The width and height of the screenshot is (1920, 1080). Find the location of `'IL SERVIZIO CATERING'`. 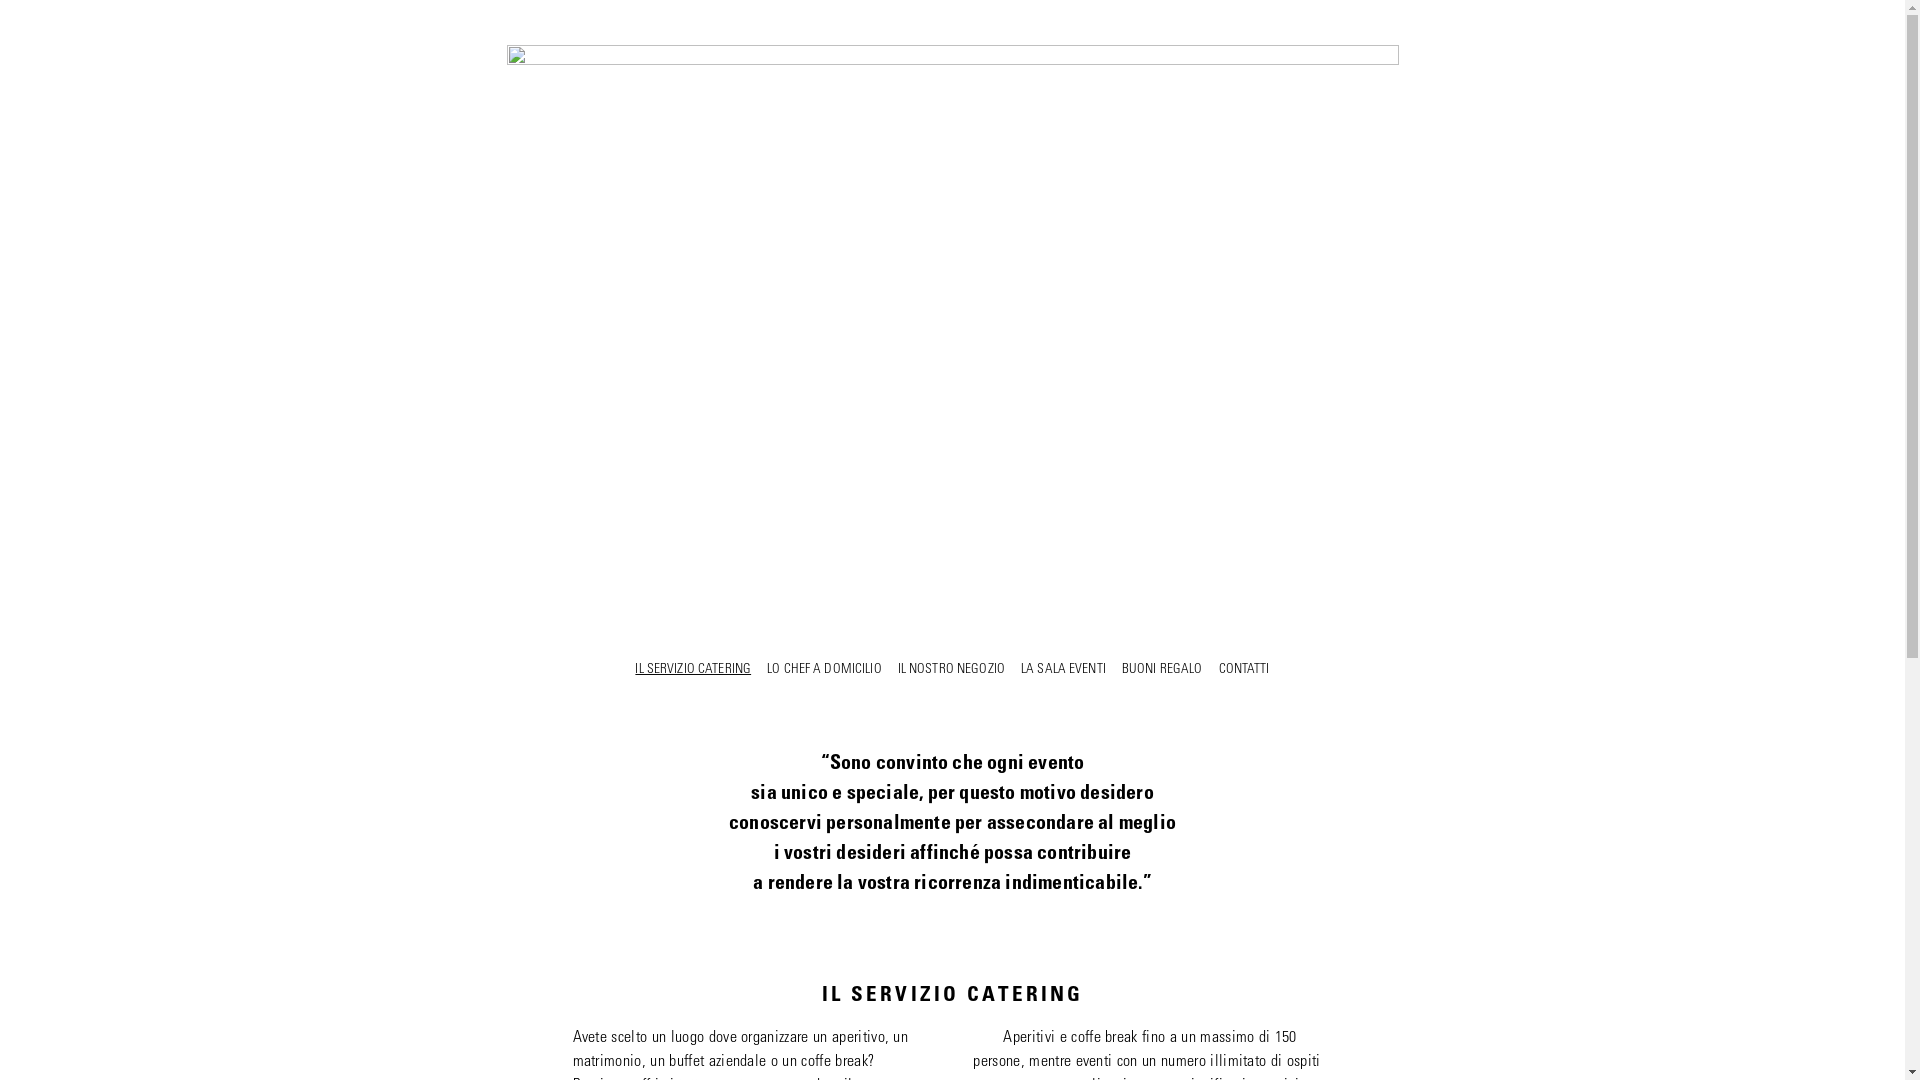

'IL SERVIZIO CATERING' is located at coordinates (692, 670).